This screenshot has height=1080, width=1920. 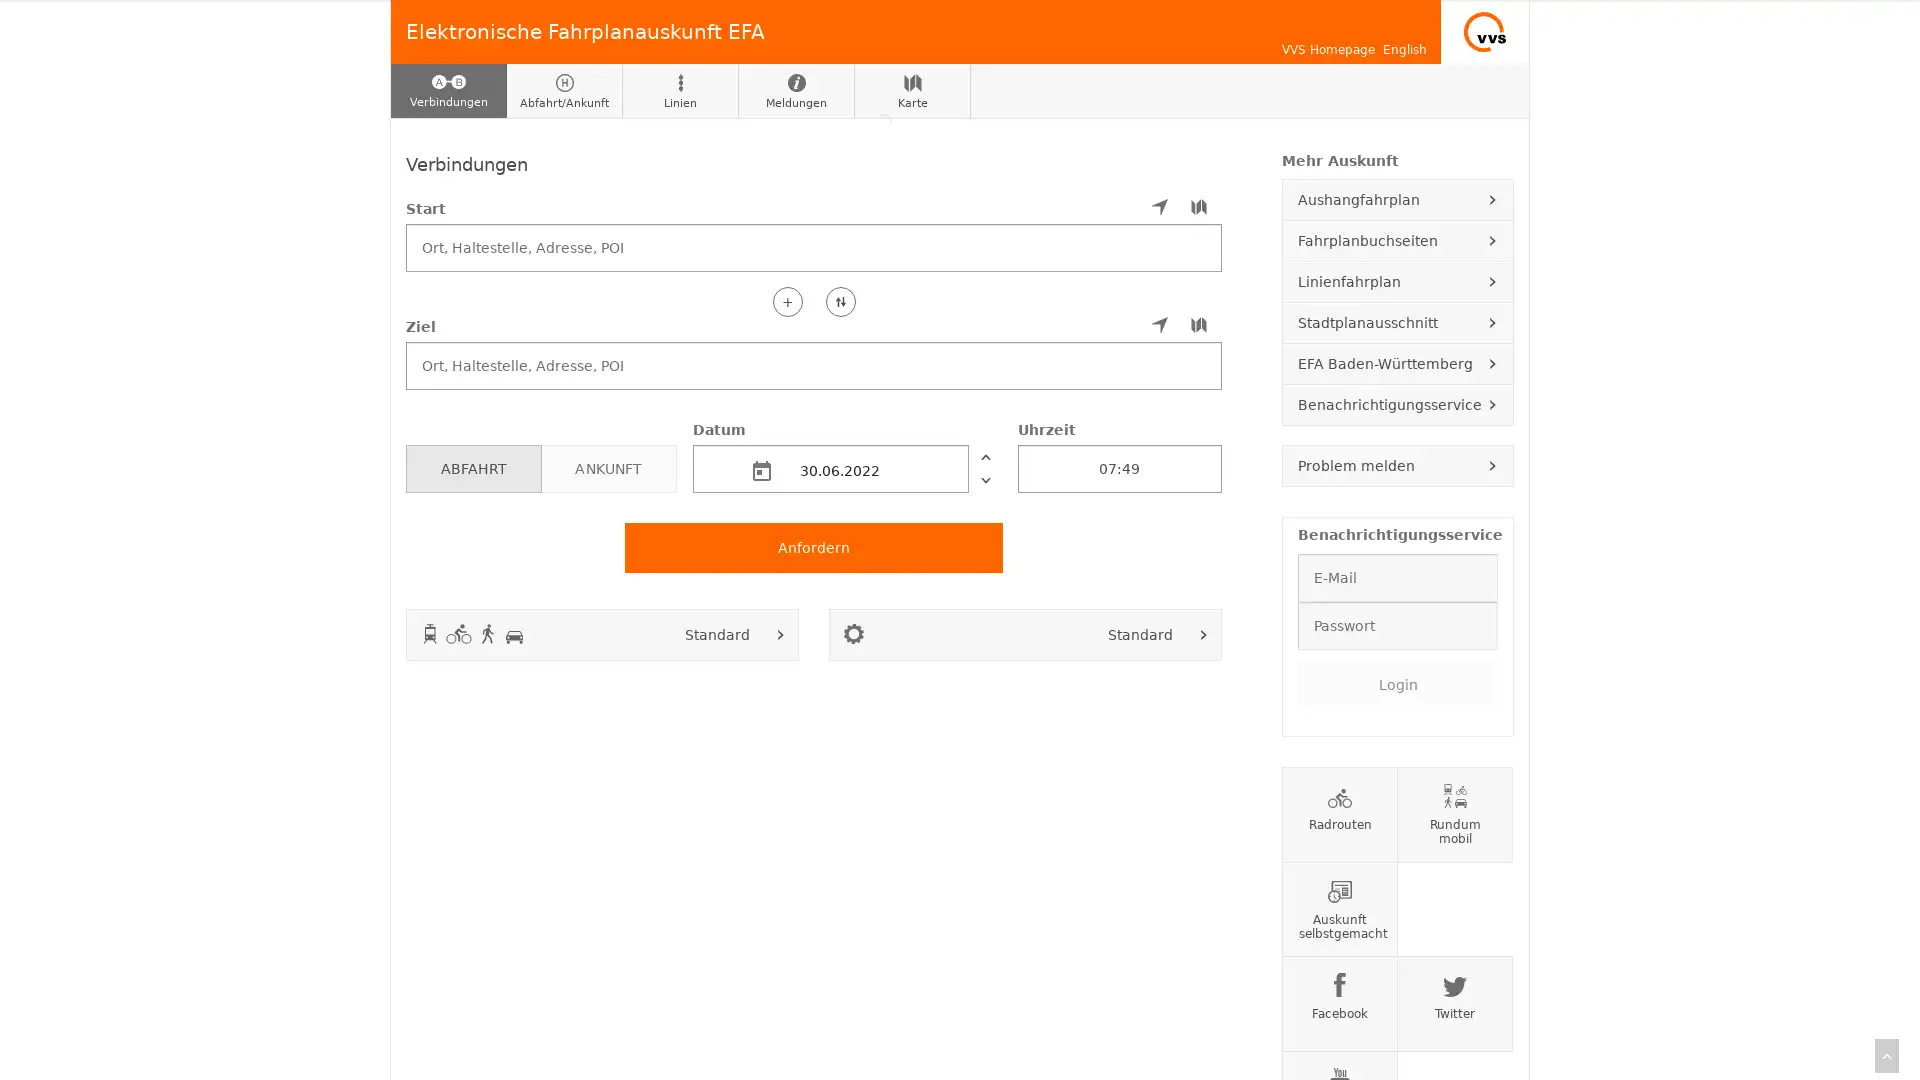 I want to click on vorher, so click(x=984, y=455).